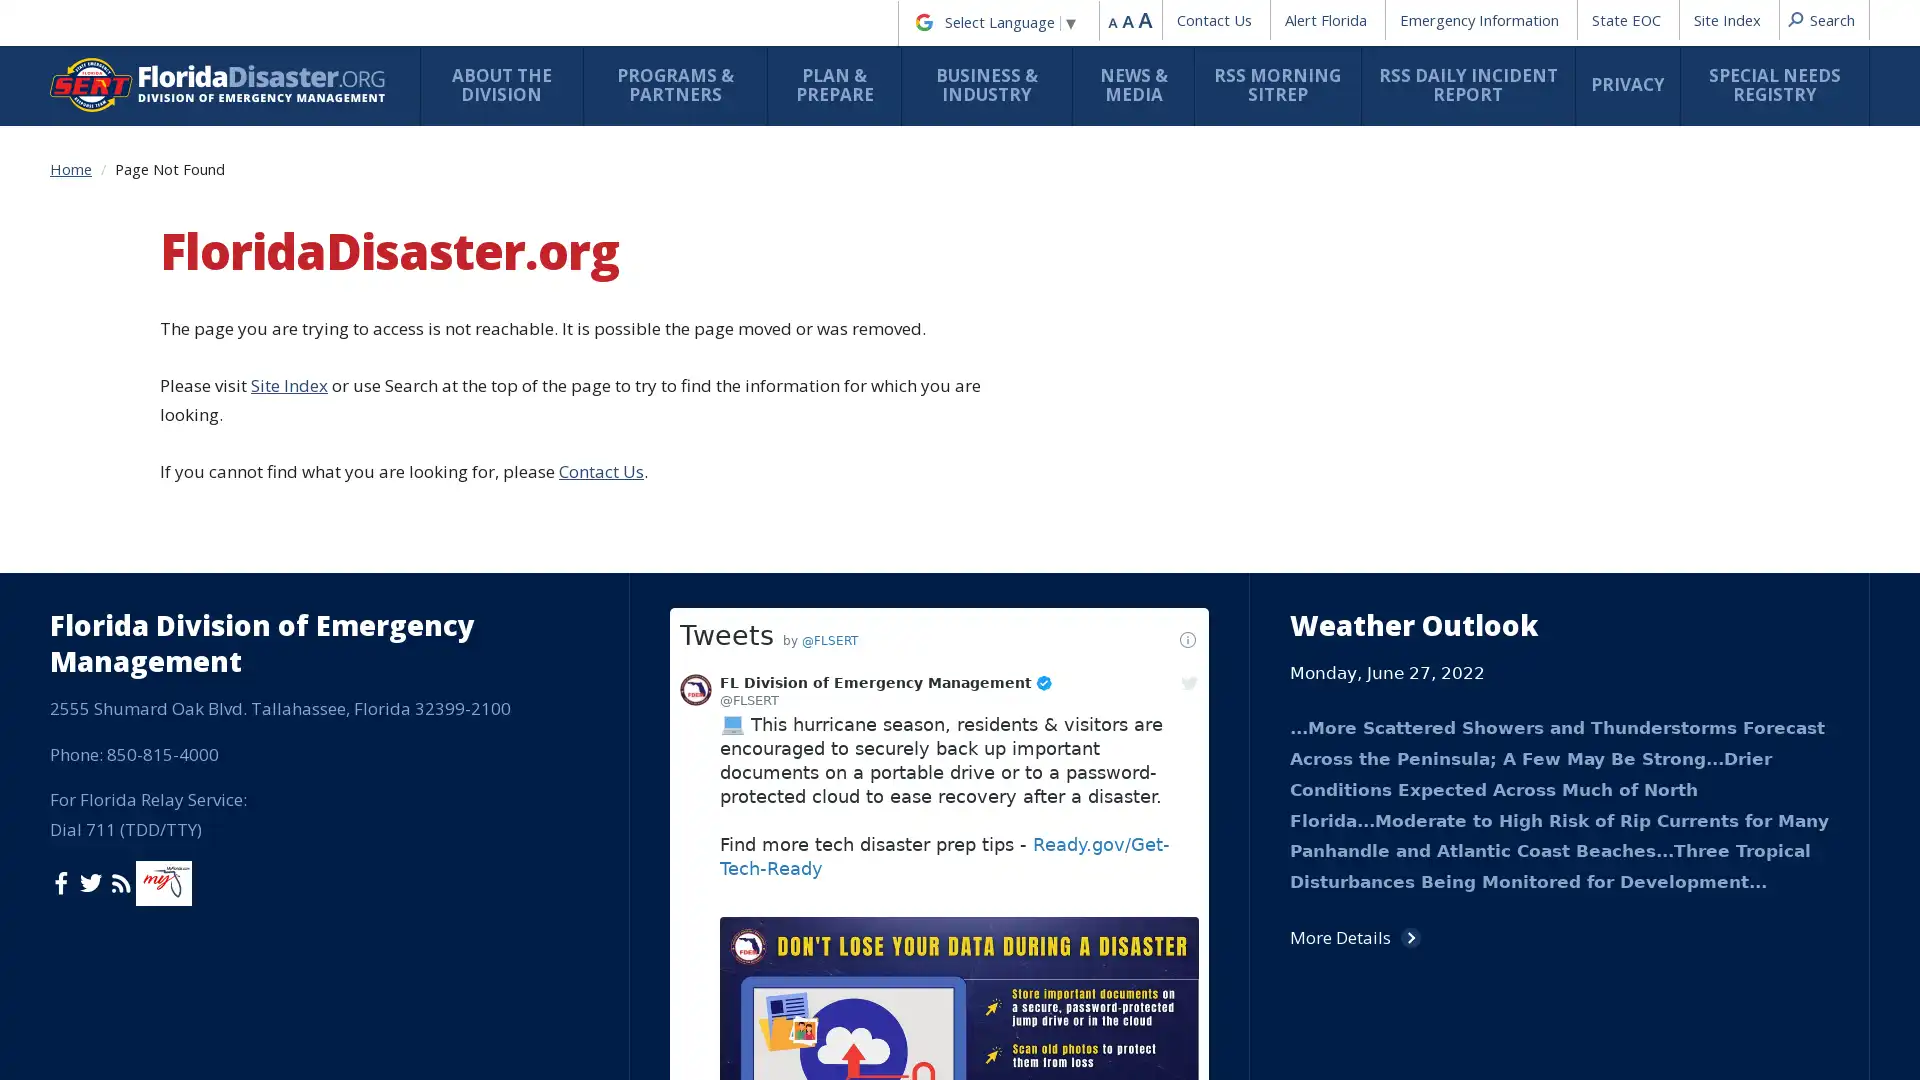 The image size is (1920, 1080). Describe the element at coordinates (1148, 390) in the screenshot. I see `Toggle More` at that location.